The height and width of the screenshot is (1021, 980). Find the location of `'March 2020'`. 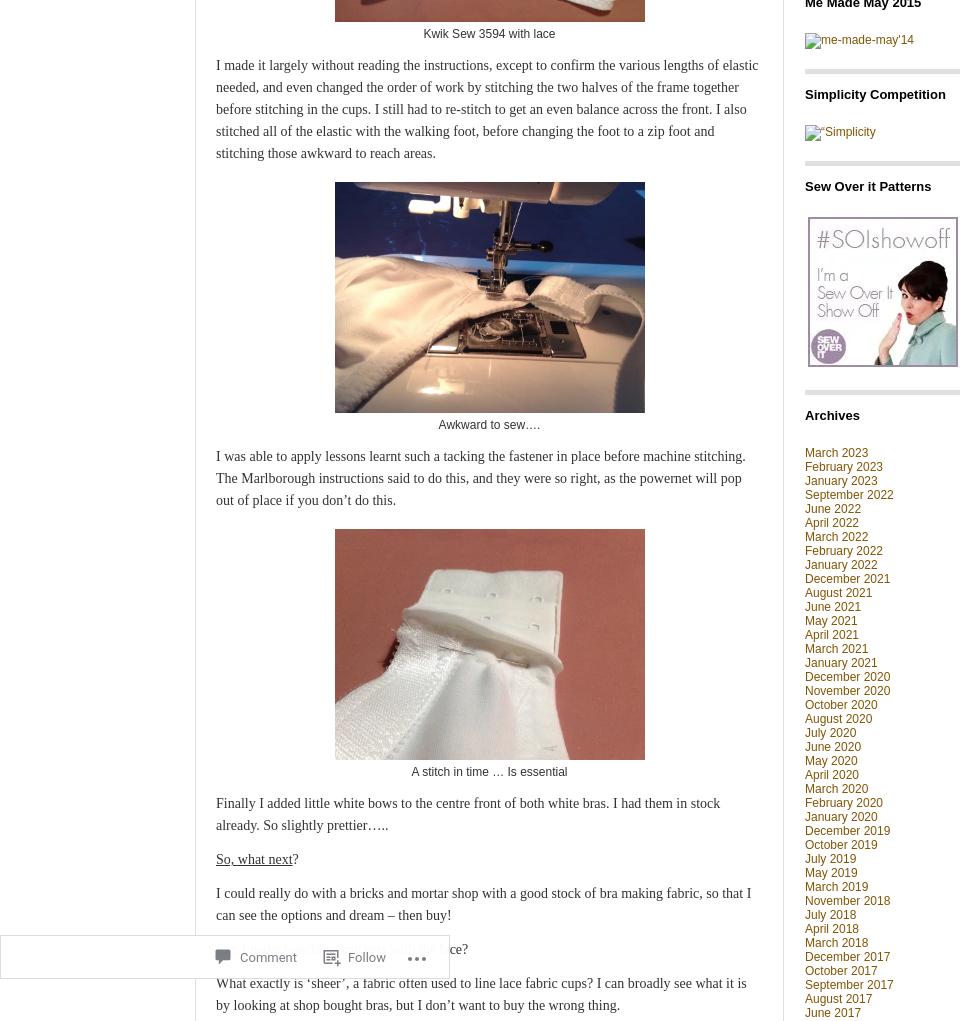

'March 2020' is located at coordinates (836, 787).